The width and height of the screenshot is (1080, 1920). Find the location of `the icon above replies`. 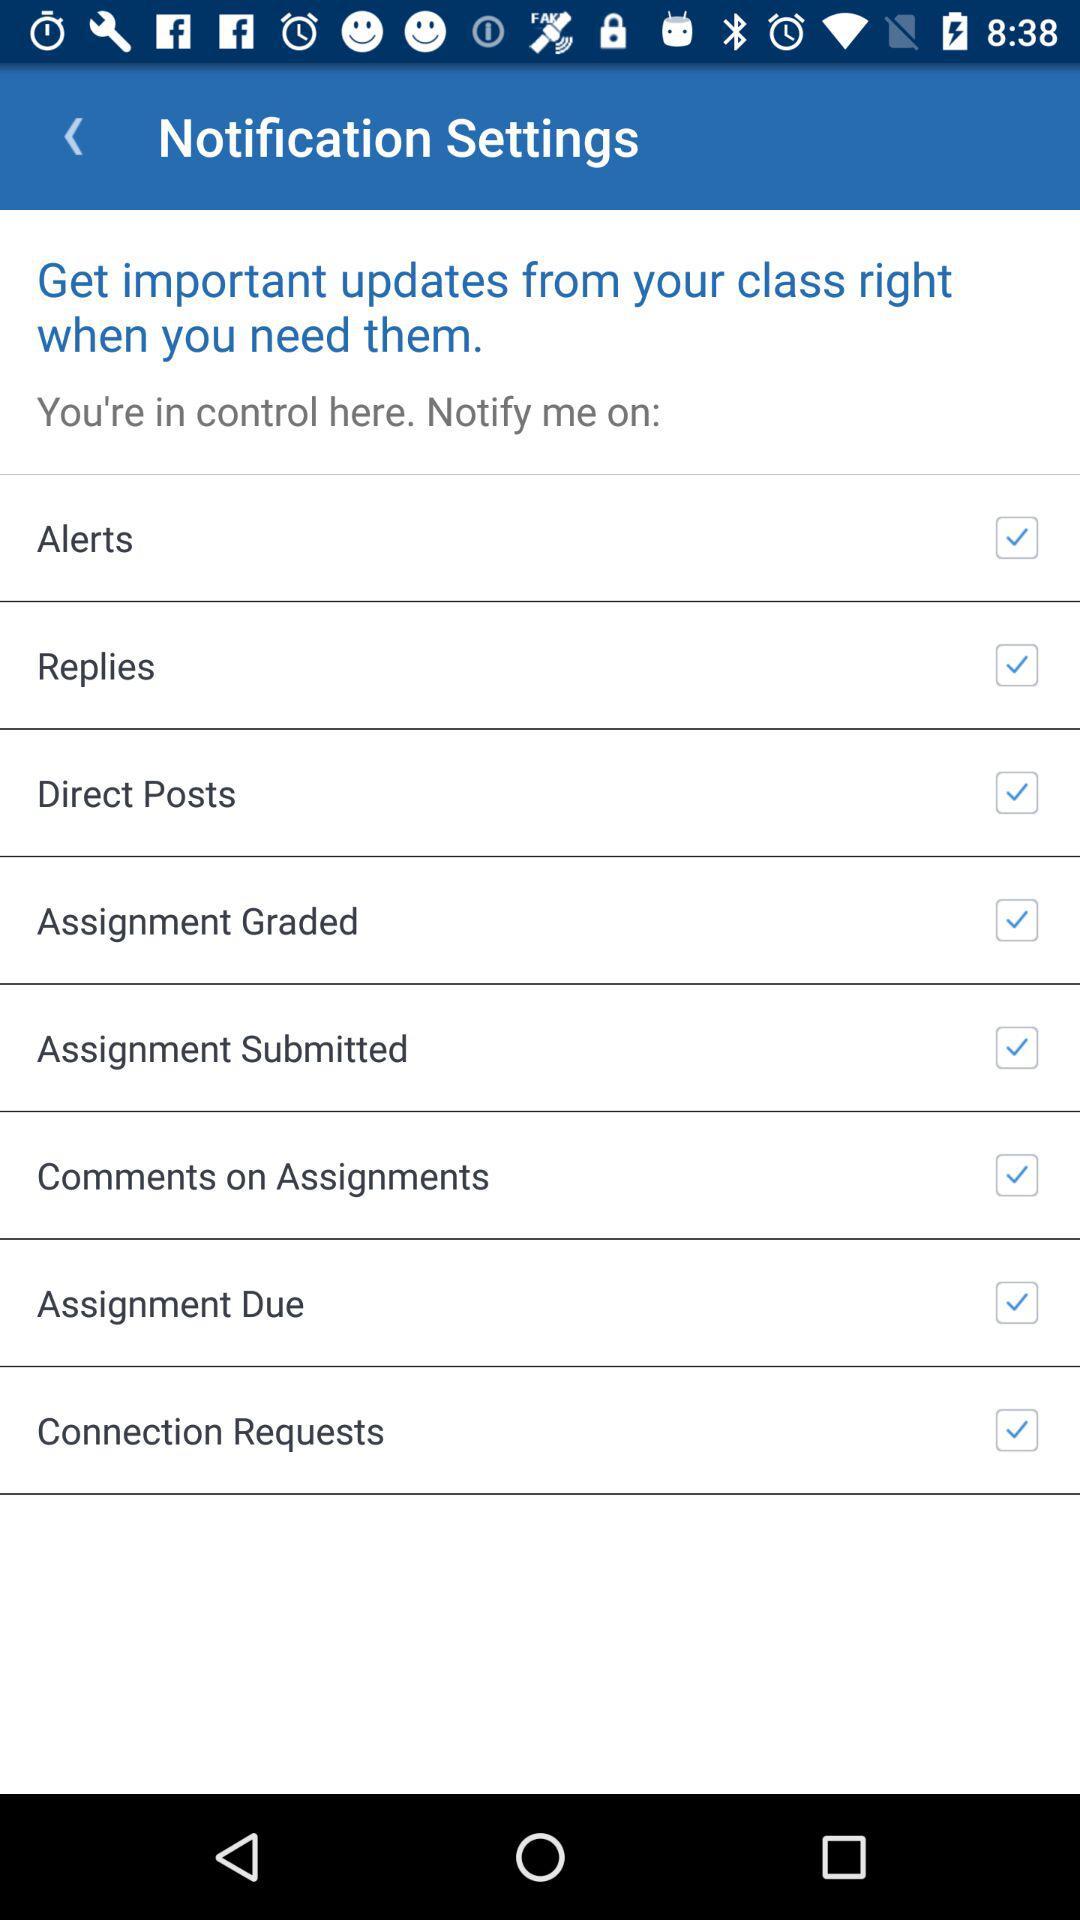

the icon above replies is located at coordinates (540, 537).